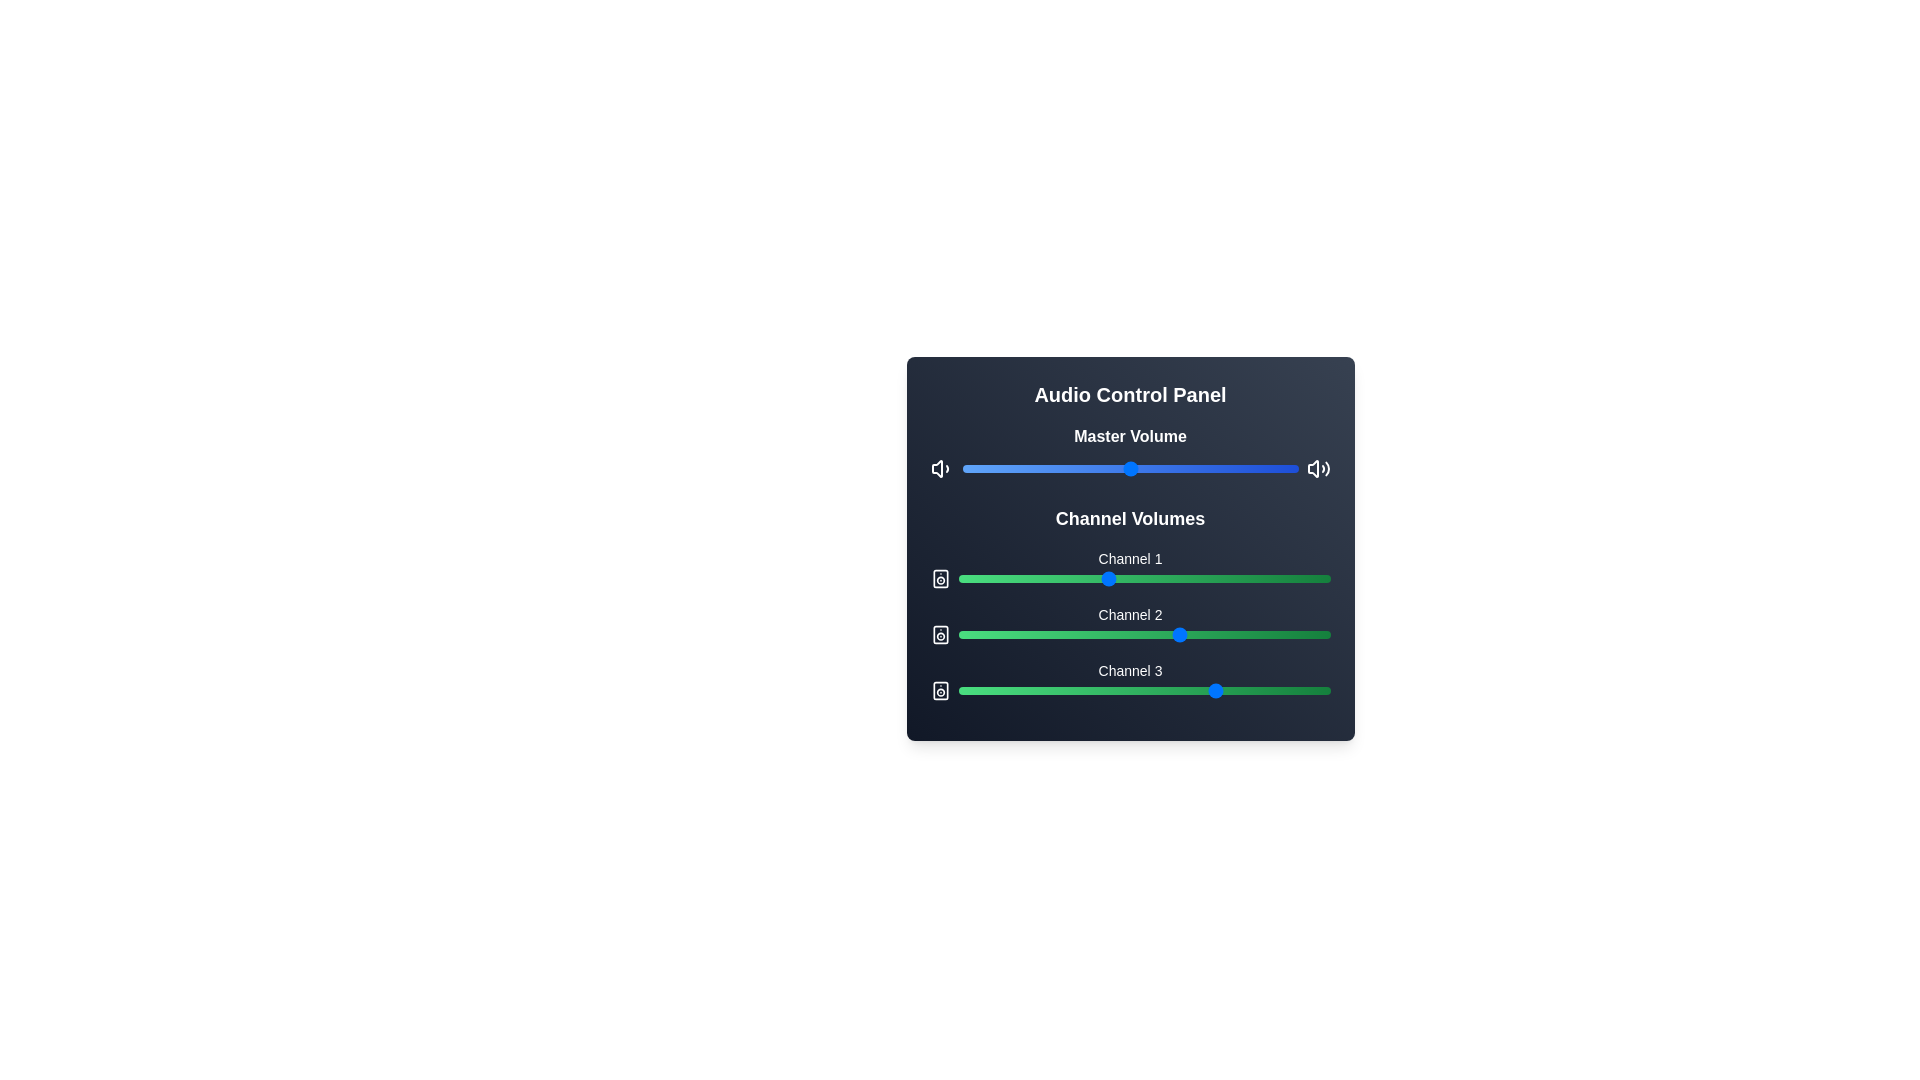 The image size is (1920, 1080). Describe the element at coordinates (1109, 469) in the screenshot. I see `the master volume` at that location.